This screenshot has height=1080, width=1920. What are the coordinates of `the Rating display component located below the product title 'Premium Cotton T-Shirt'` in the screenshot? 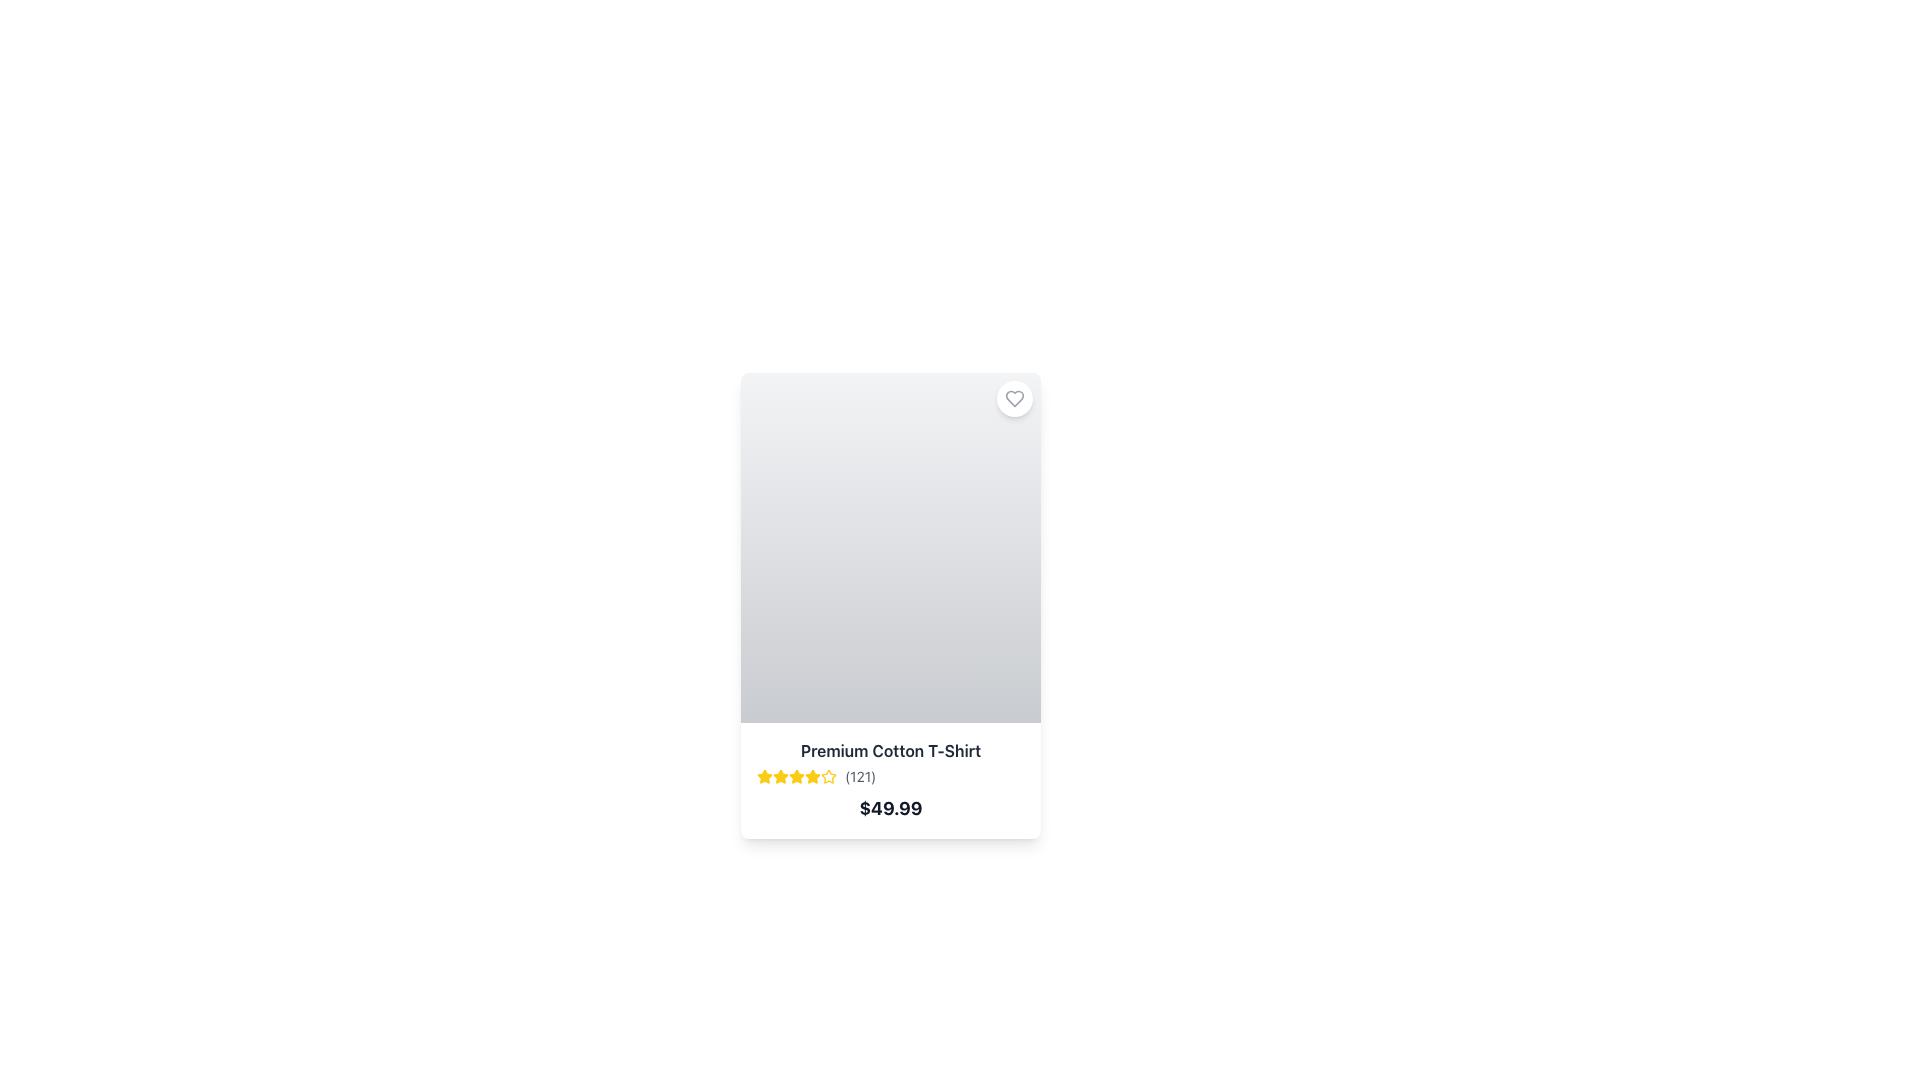 It's located at (890, 775).